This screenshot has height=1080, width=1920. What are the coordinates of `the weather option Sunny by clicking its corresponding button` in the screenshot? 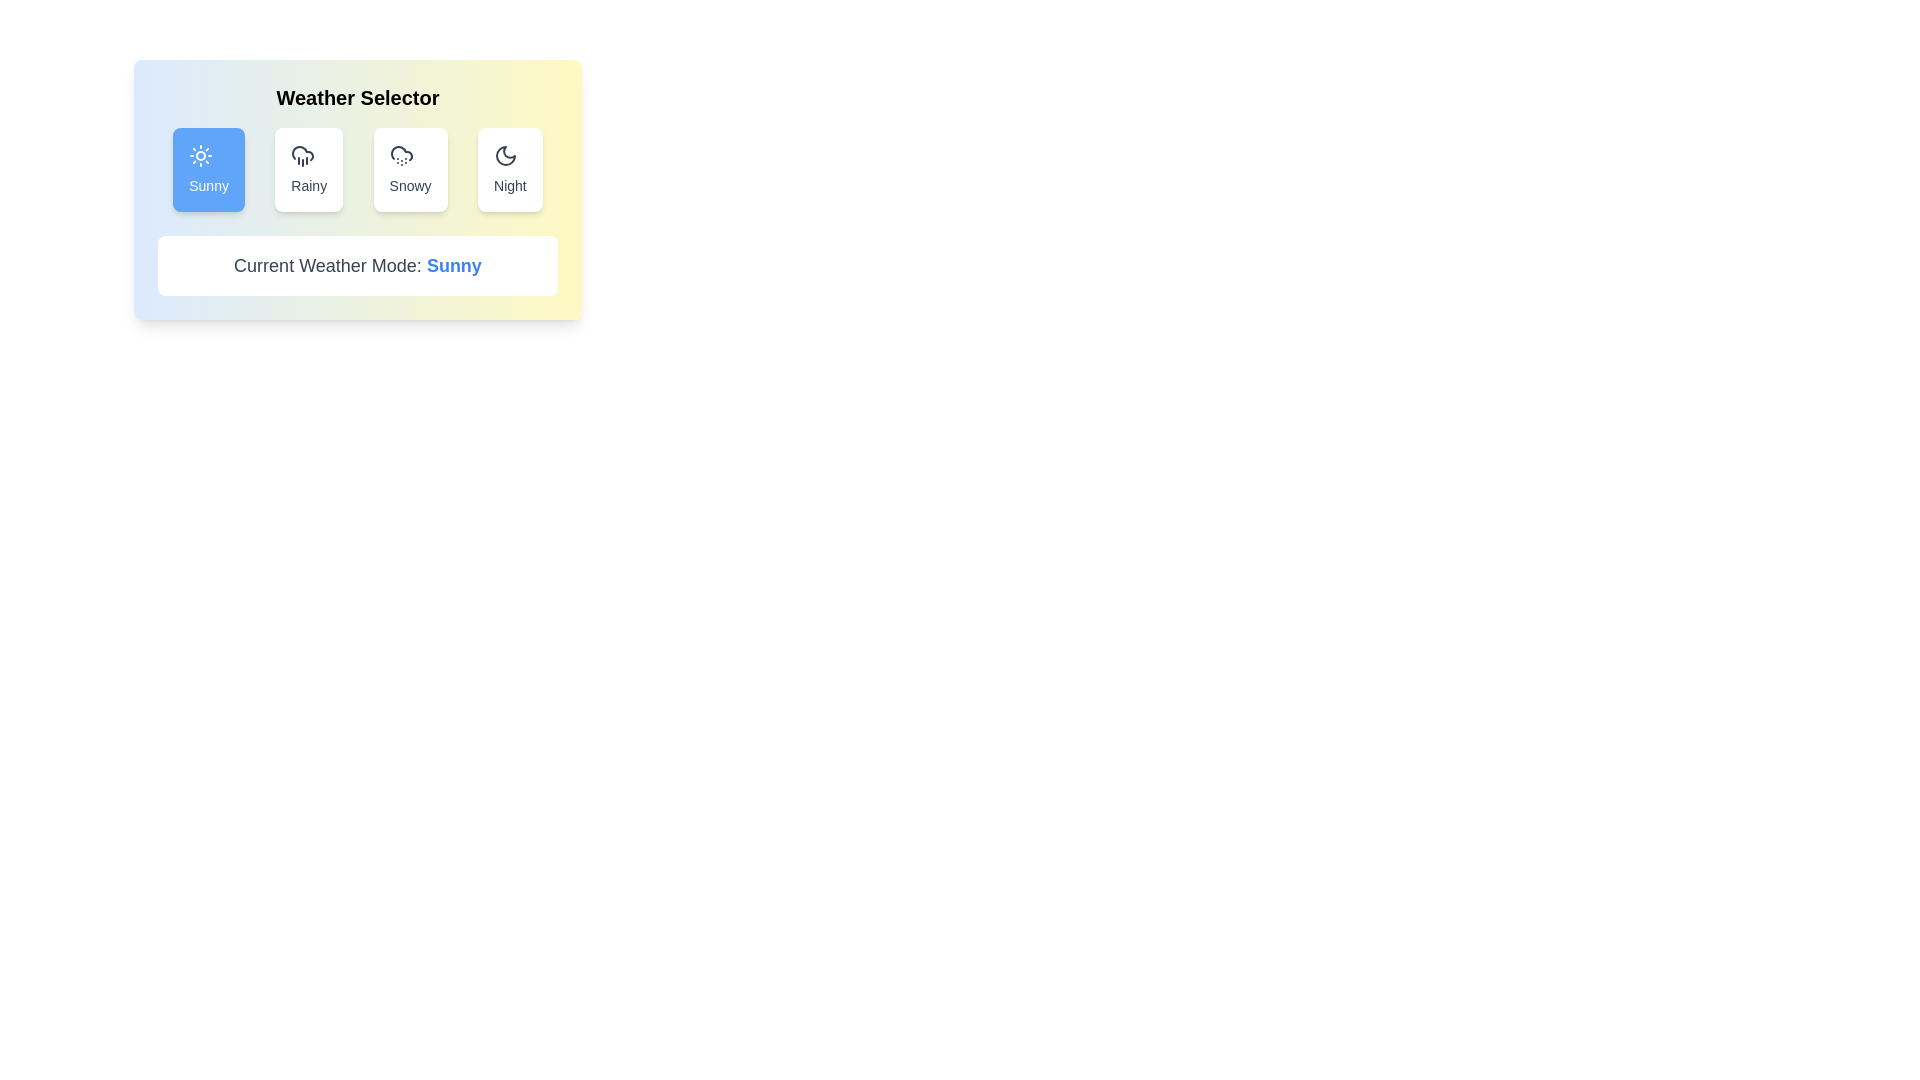 It's located at (209, 168).